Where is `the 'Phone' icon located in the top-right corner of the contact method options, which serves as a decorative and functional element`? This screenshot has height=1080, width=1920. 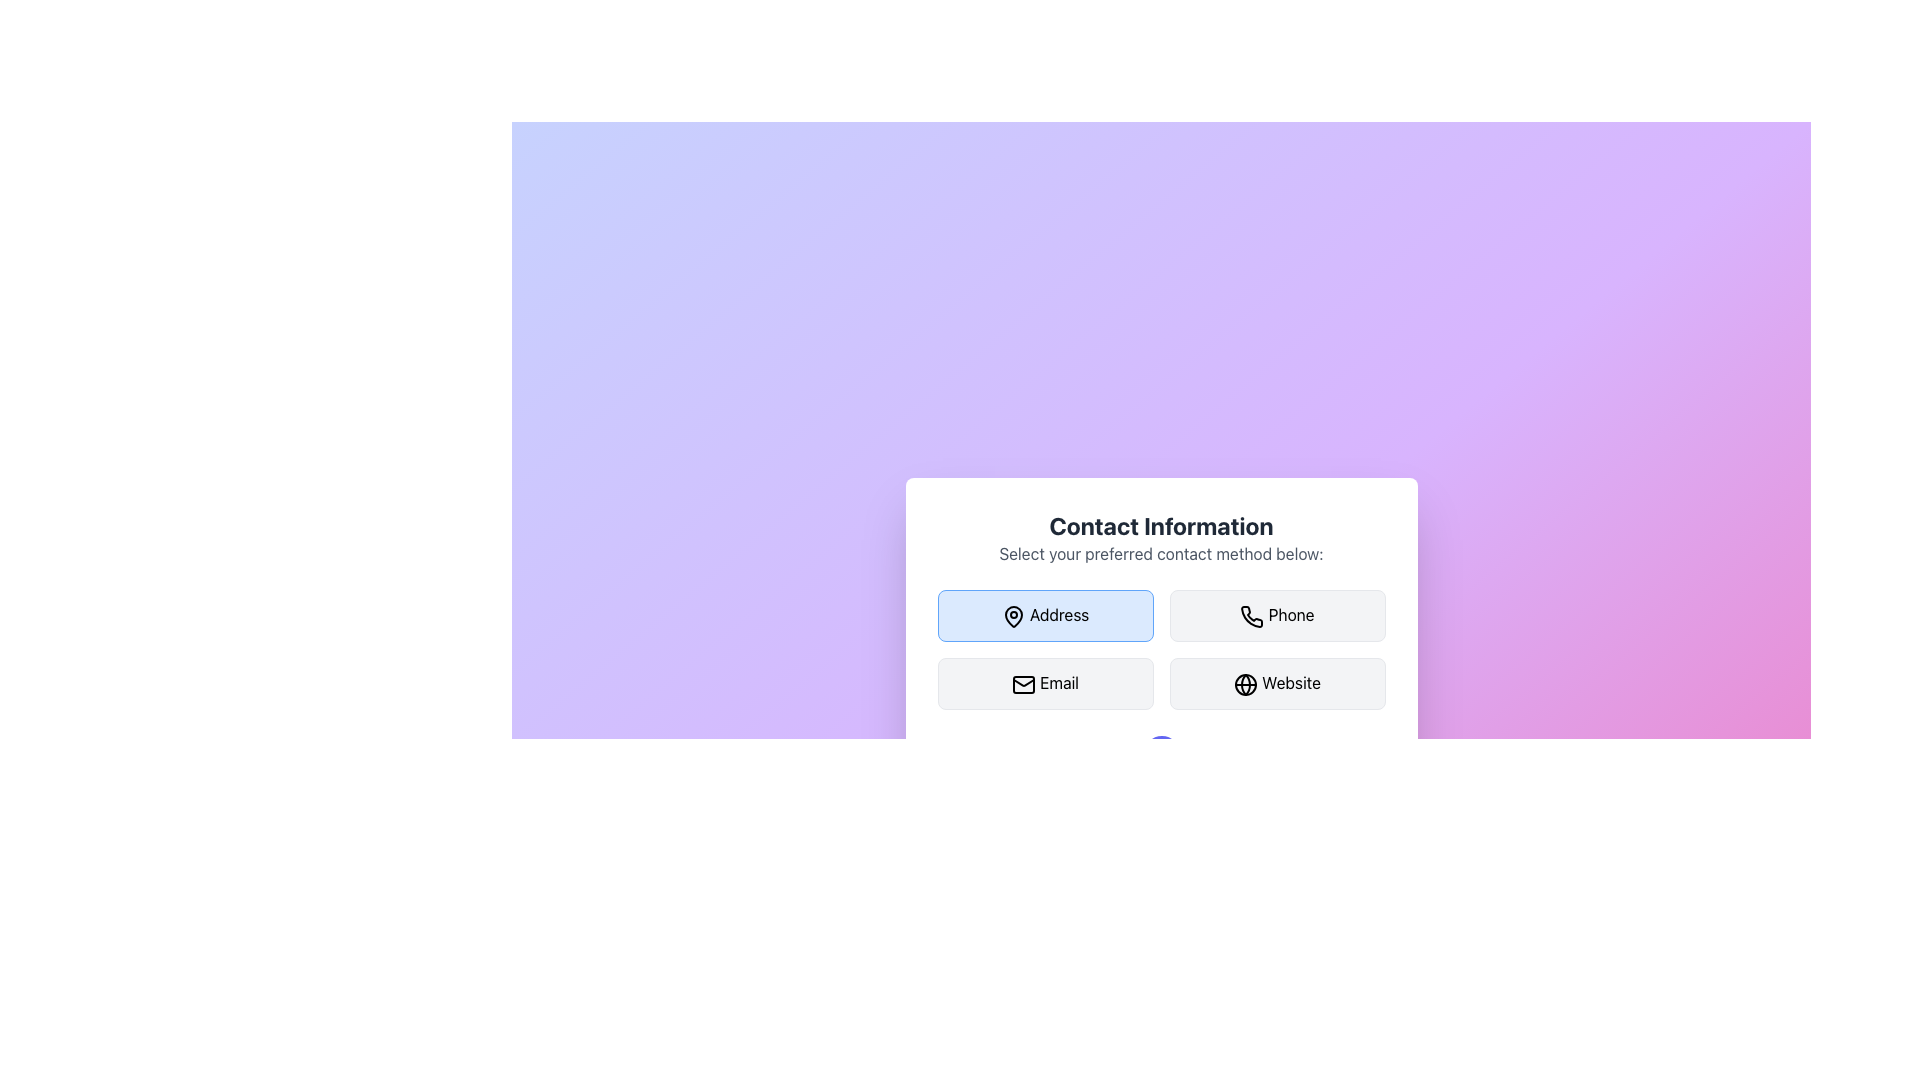
the 'Phone' icon located in the top-right corner of the contact method options, which serves as a decorative and functional element is located at coordinates (1251, 616).